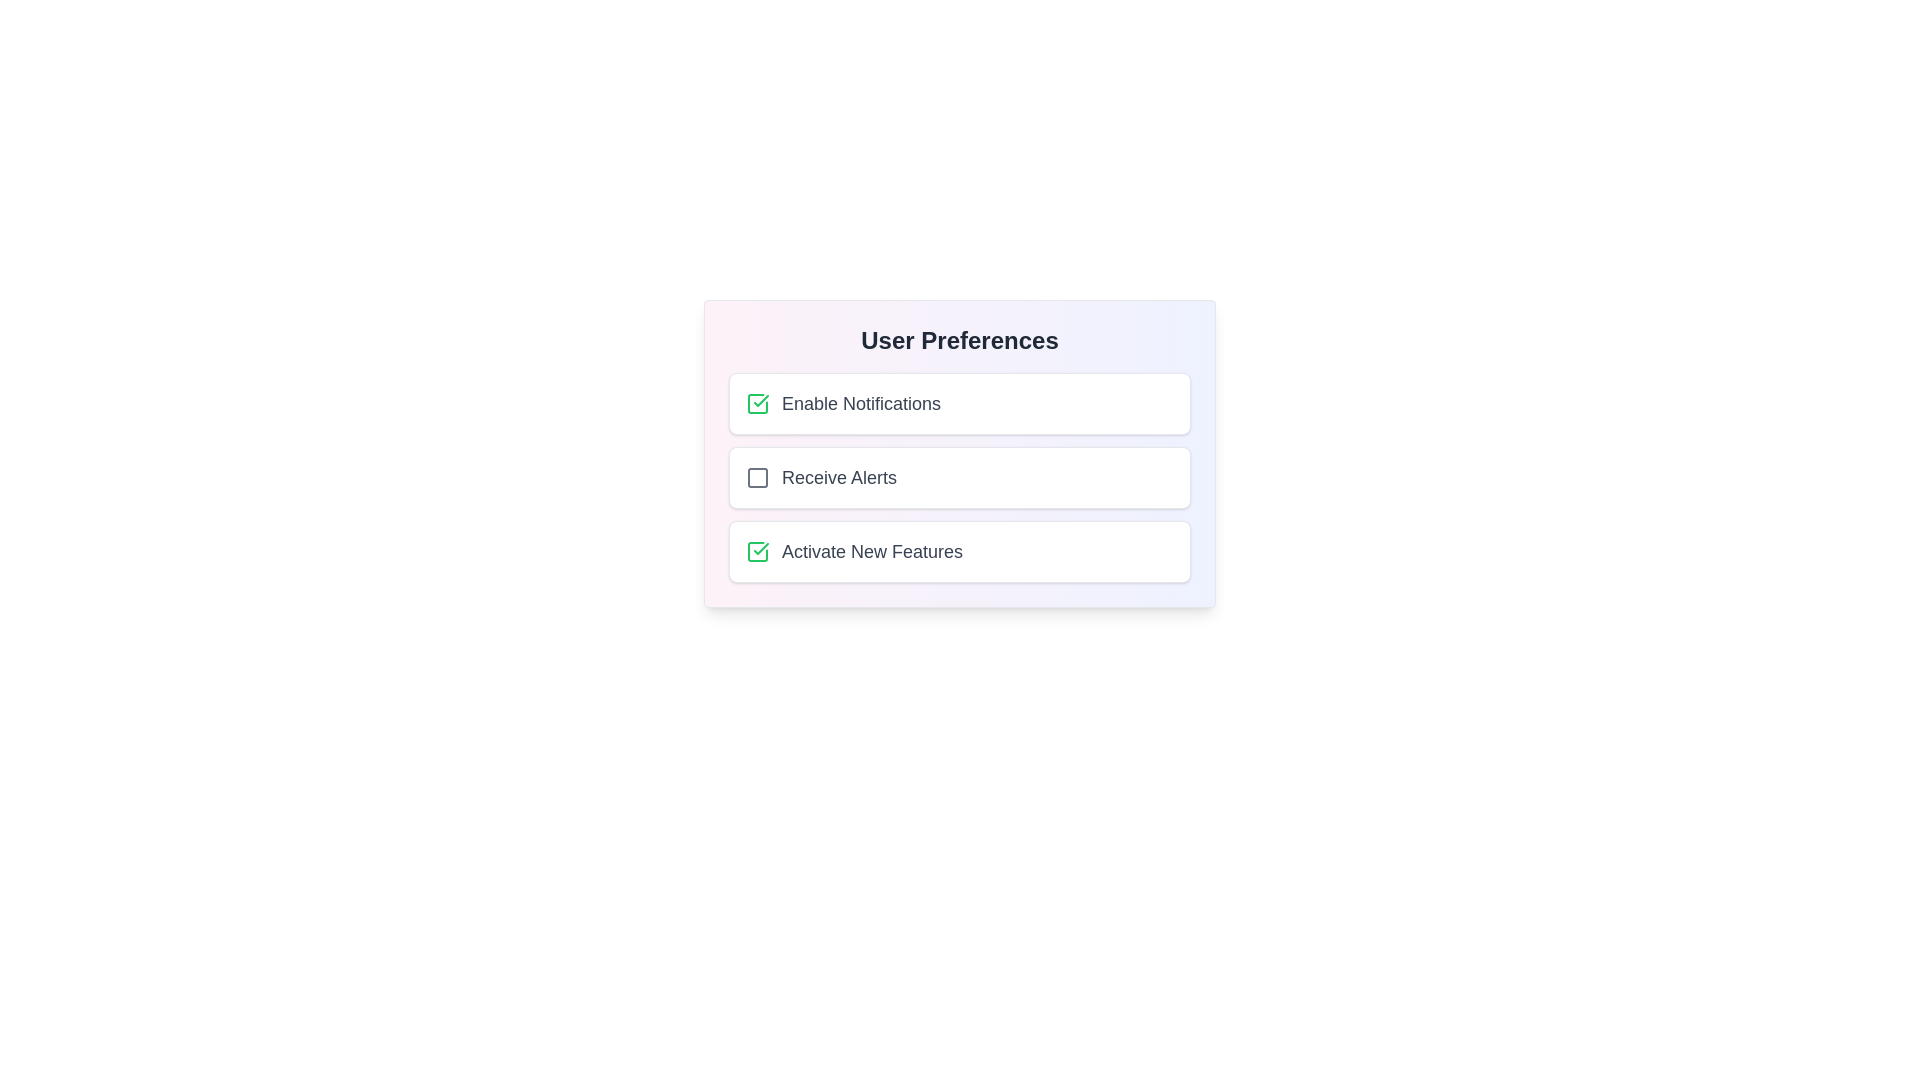 Image resolution: width=1920 pixels, height=1080 pixels. I want to click on the 'Receive Alerts' text label, which is gray and medium-sized, located in the center-right portion of the UI, aligned with a checkbox to its left, so click(839, 478).